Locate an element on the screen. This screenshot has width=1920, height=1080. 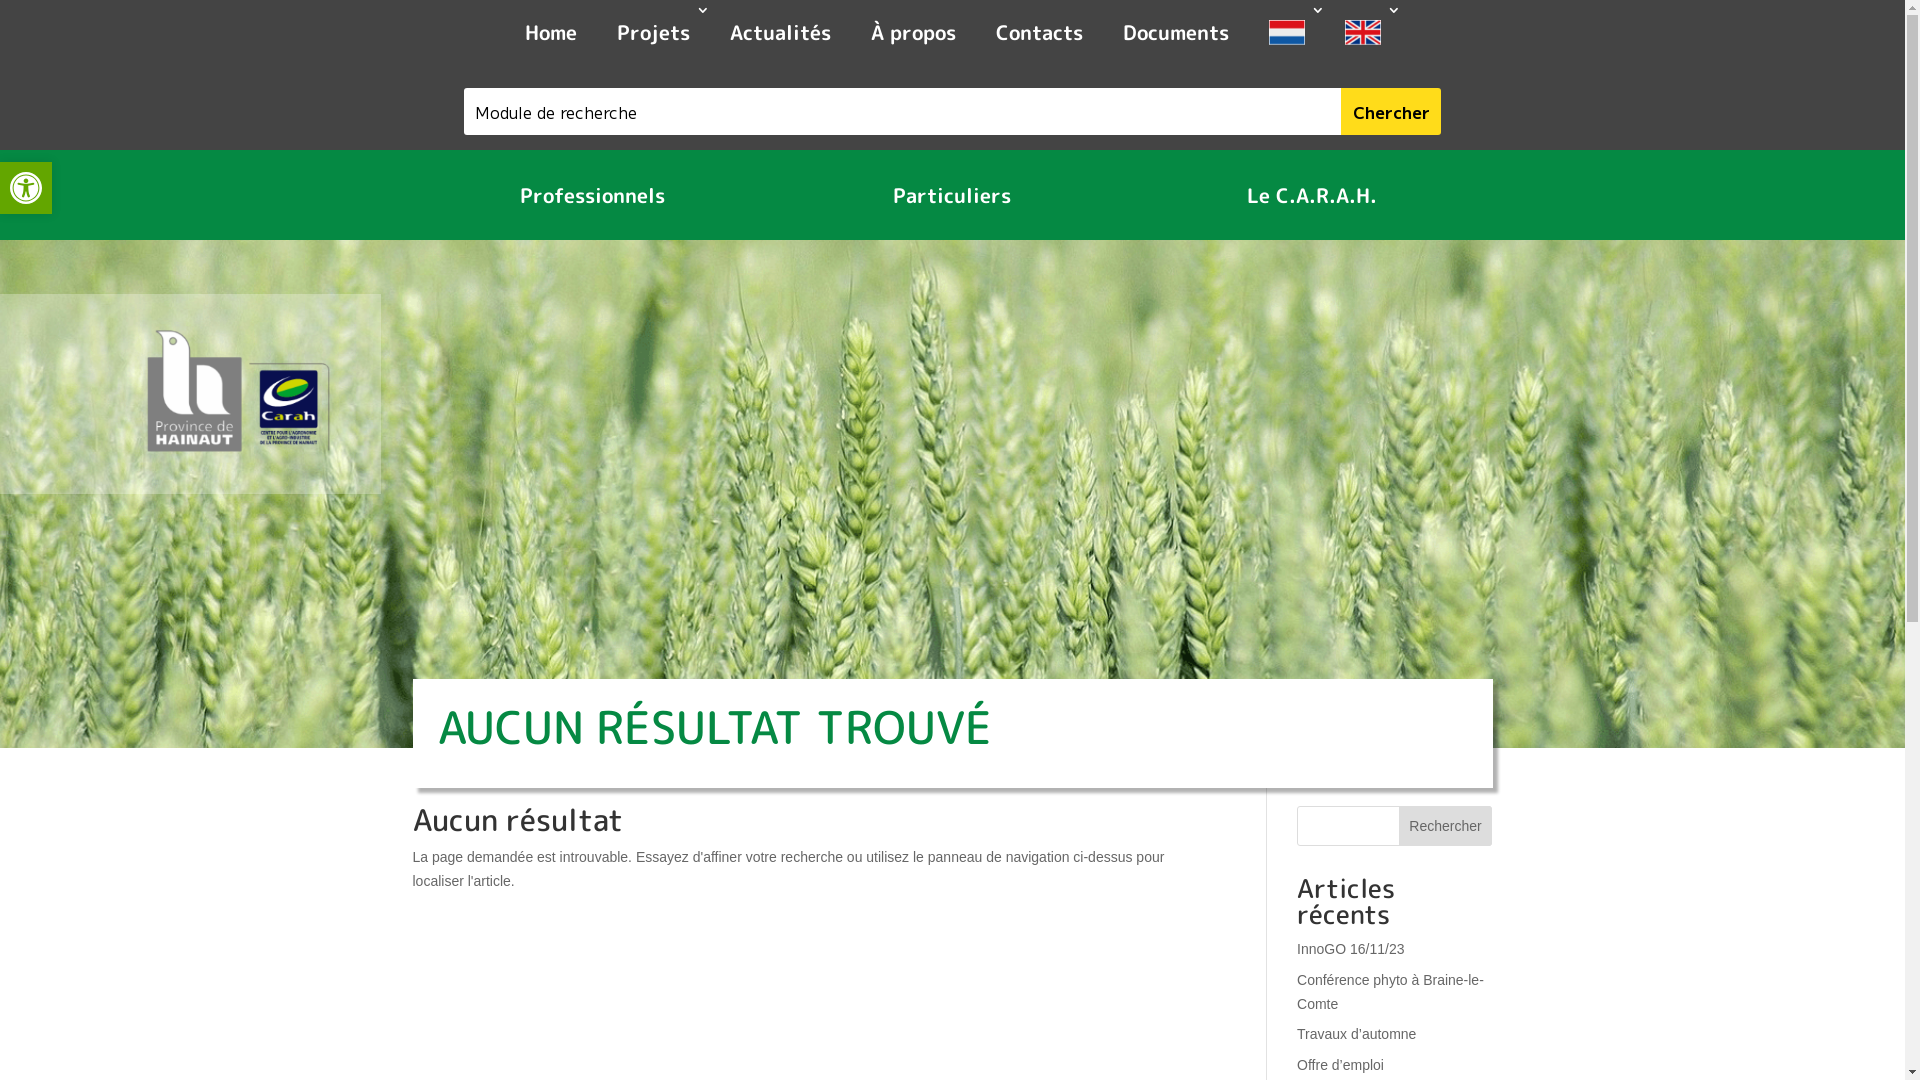
'Contacts' is located at coordinates (1039, 34).